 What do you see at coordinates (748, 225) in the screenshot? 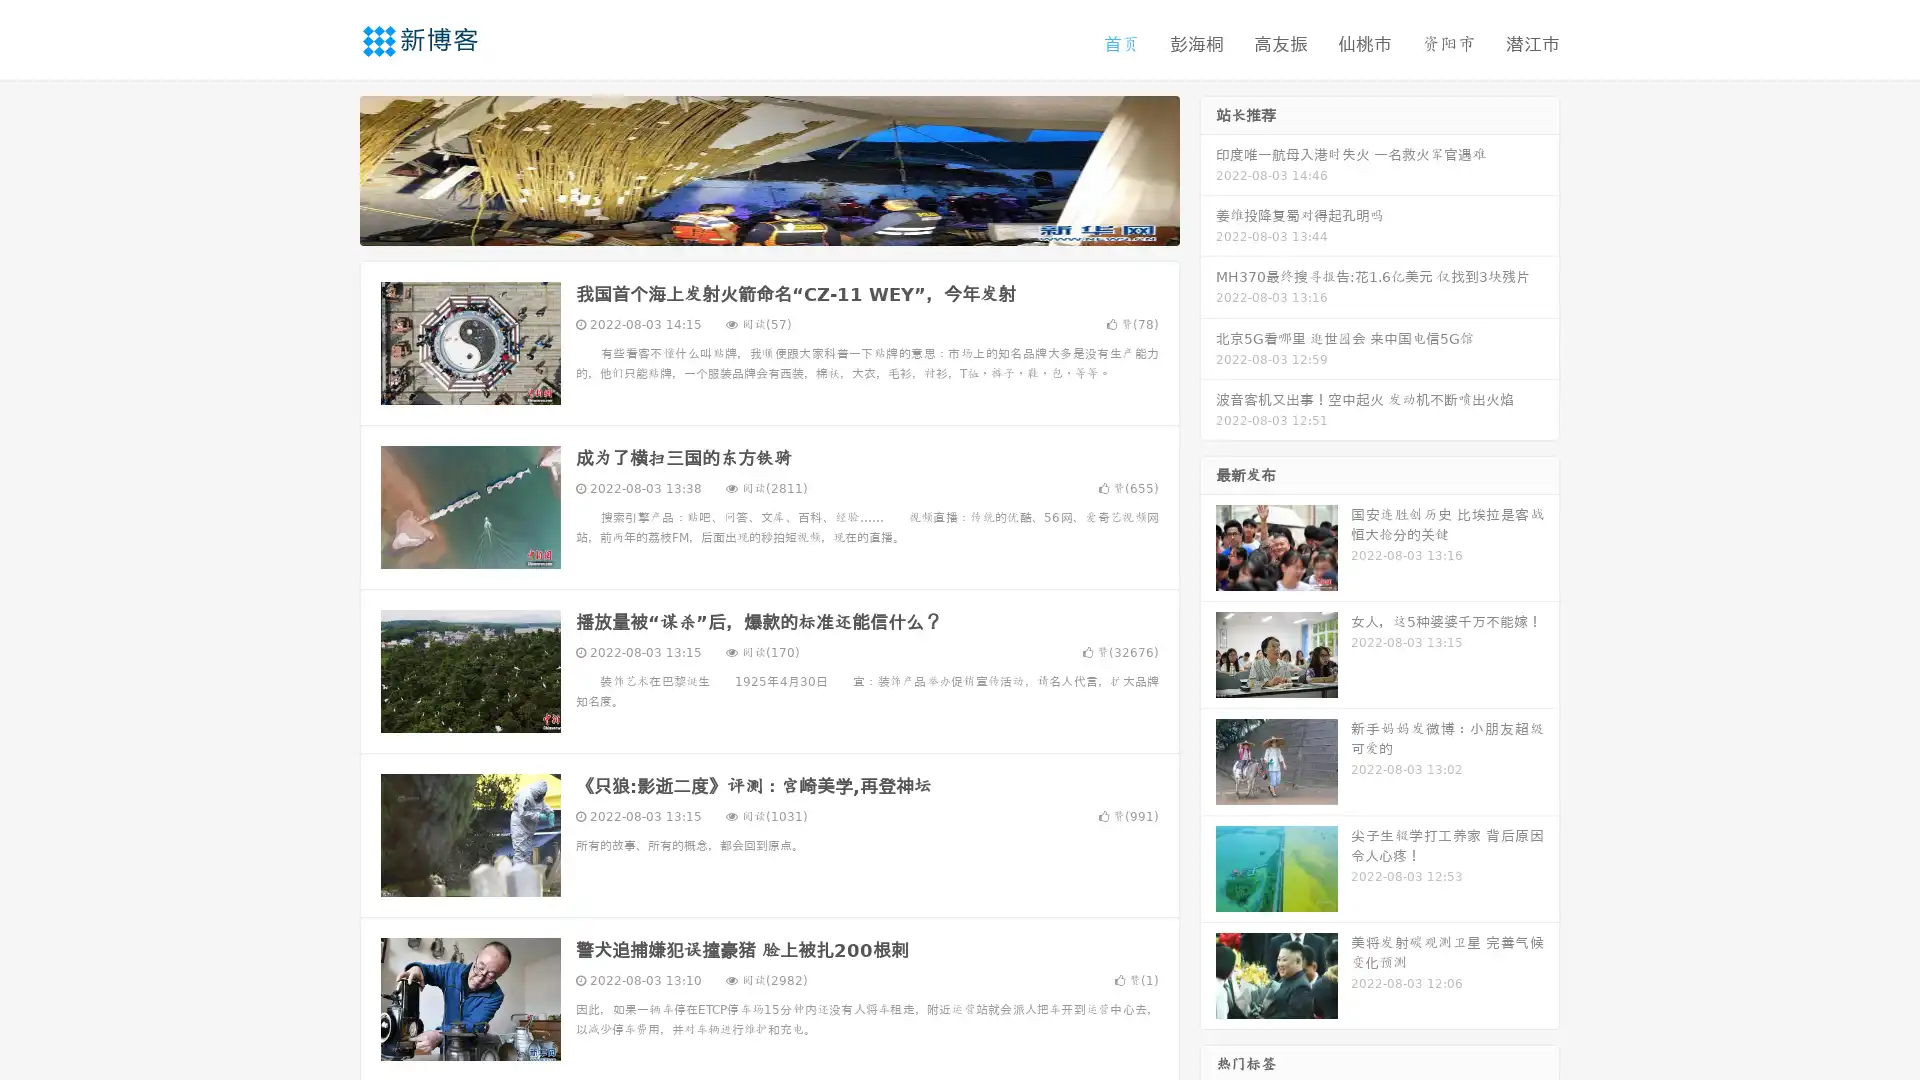
I see `Go to slide 1` at bounding box center [748, 225].